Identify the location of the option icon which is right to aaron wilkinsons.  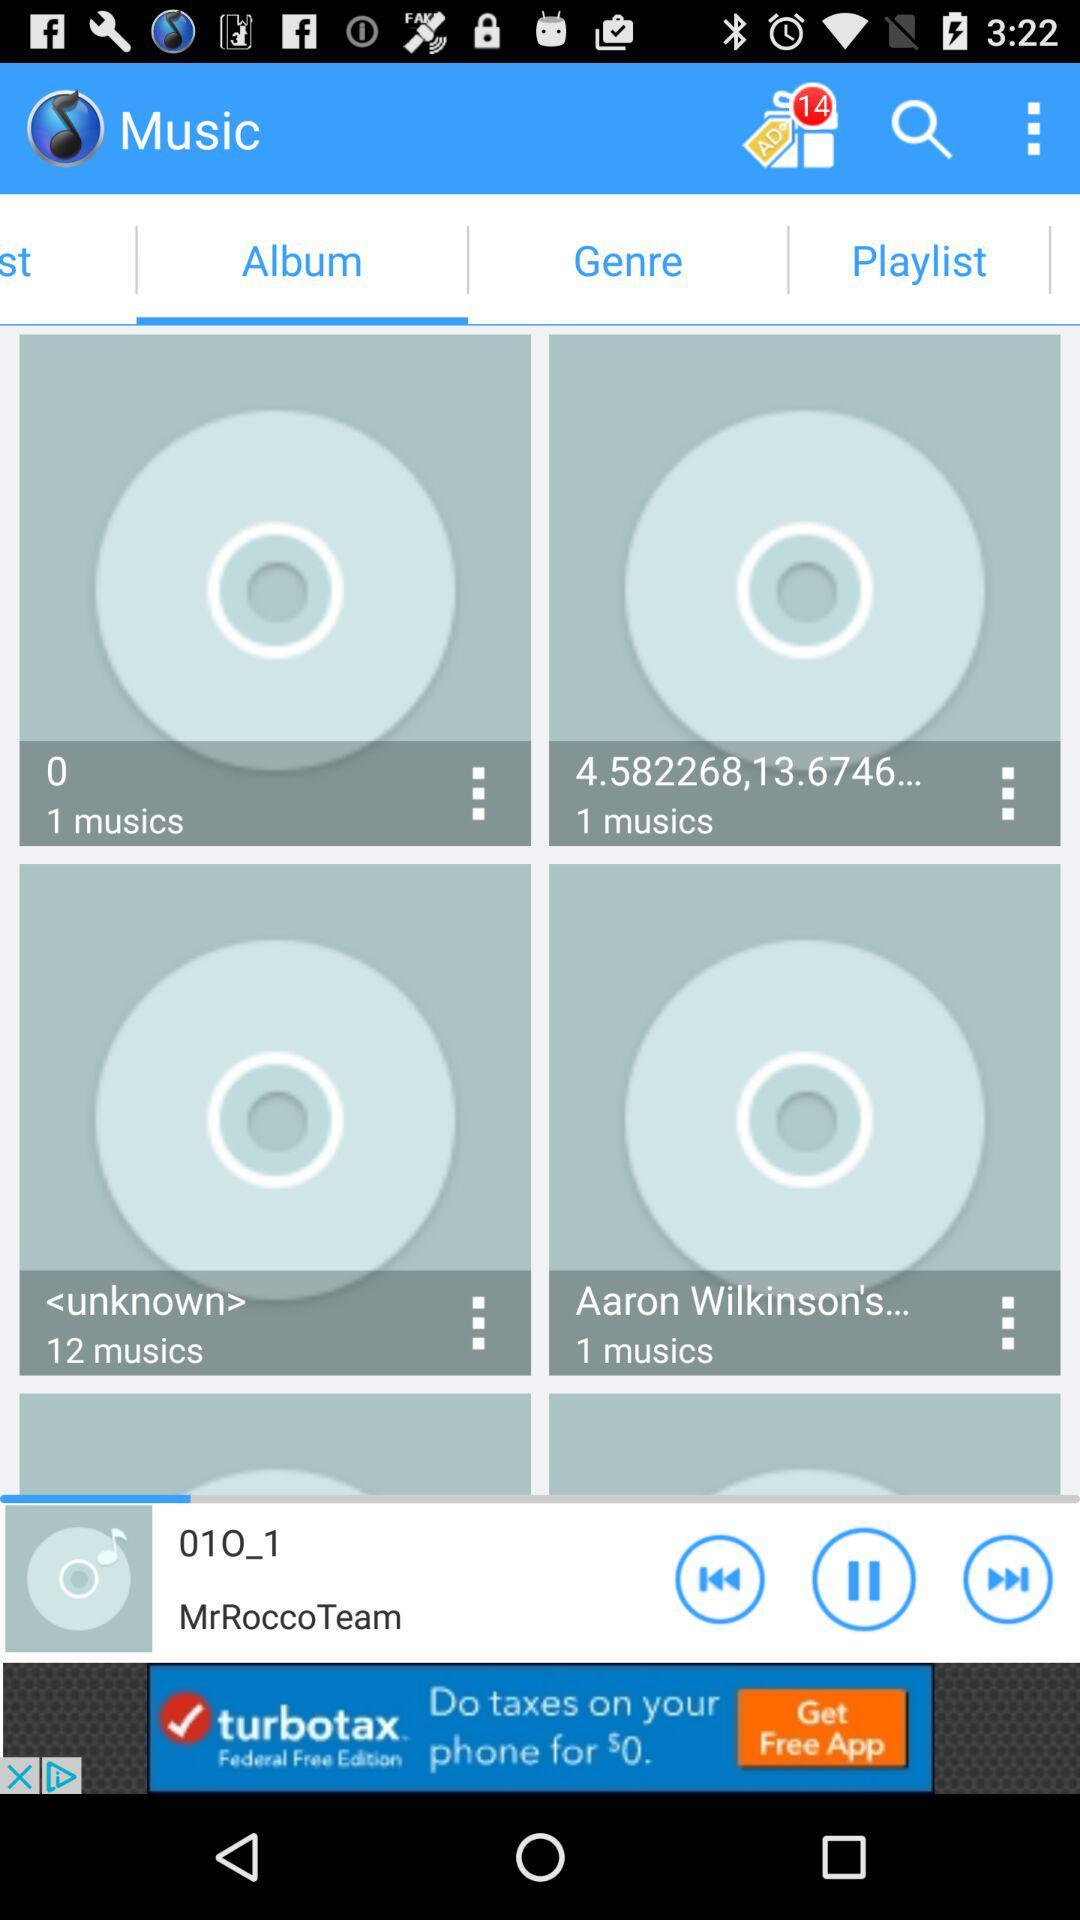
(1008, 1323).